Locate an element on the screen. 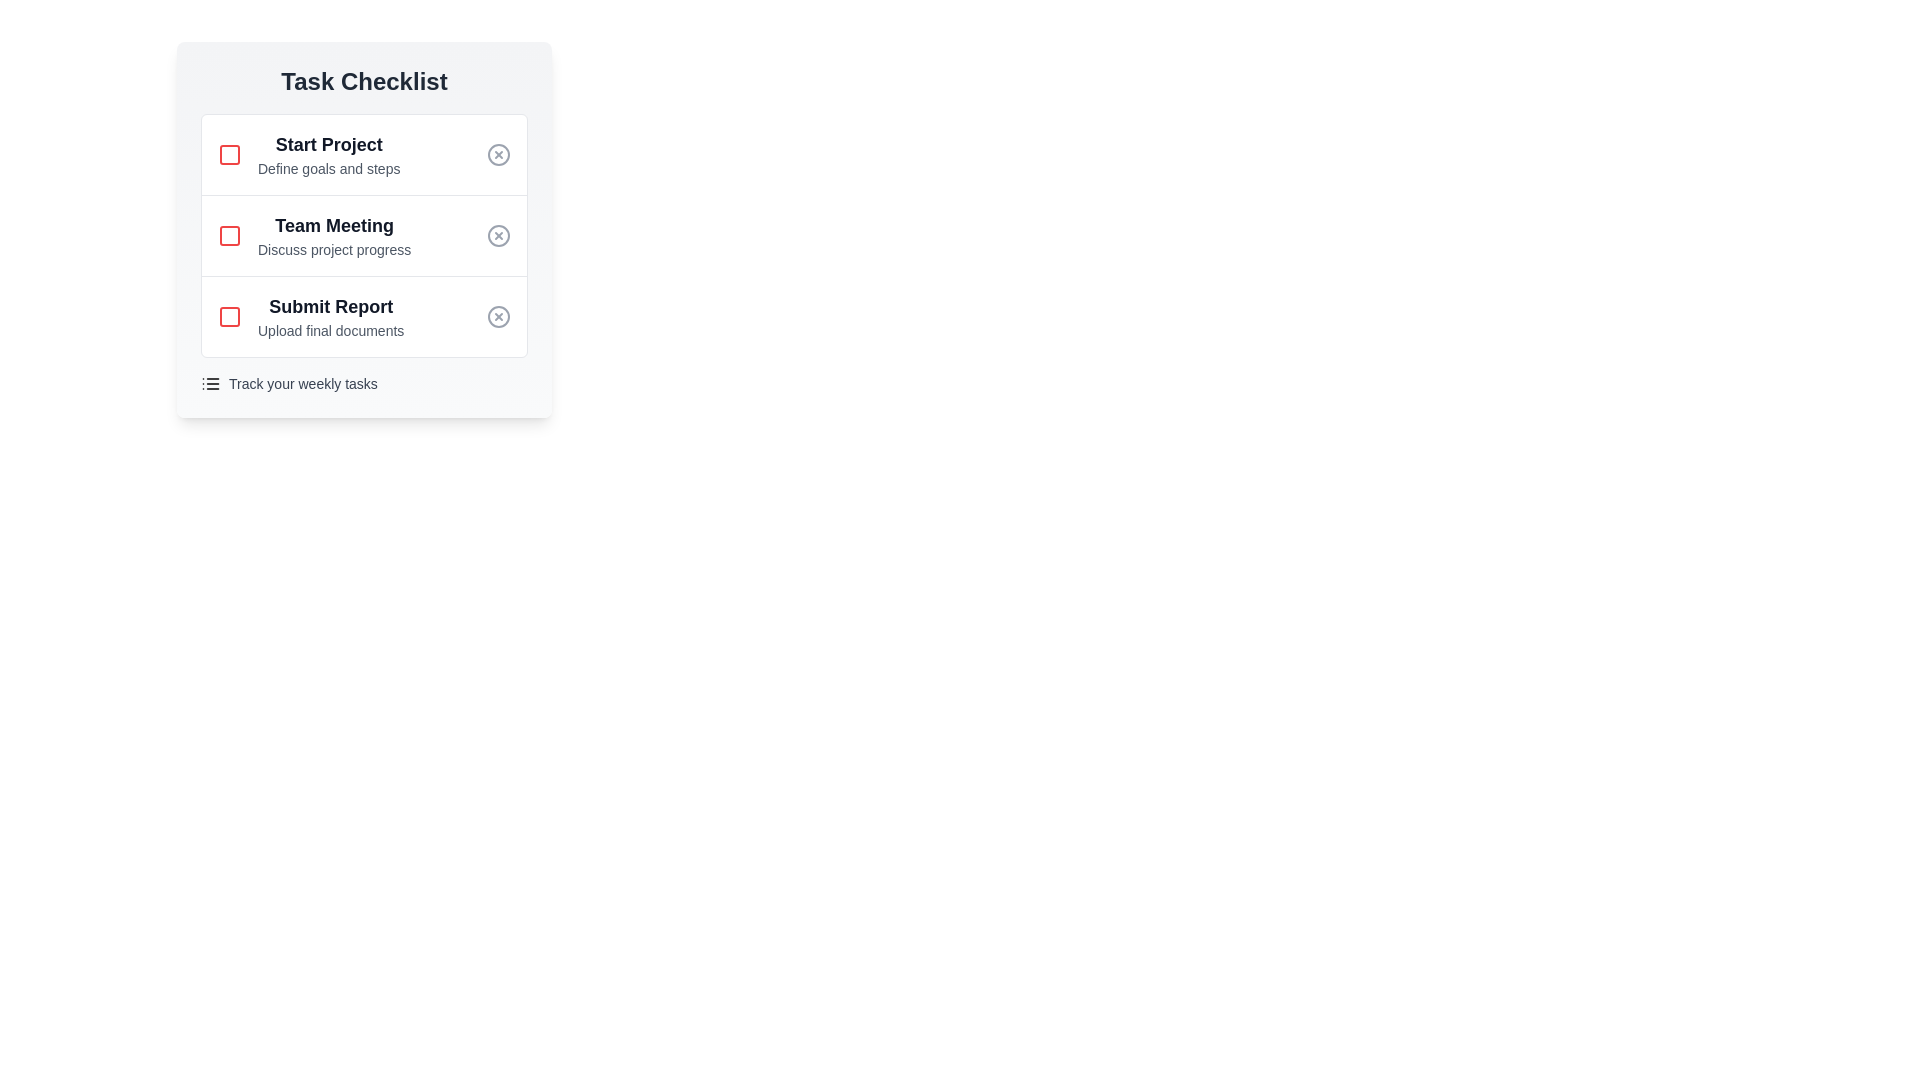 The image size is (1920, 1080). the remove button for the task titled 'Start Project' is located at coordinates (499, 153).